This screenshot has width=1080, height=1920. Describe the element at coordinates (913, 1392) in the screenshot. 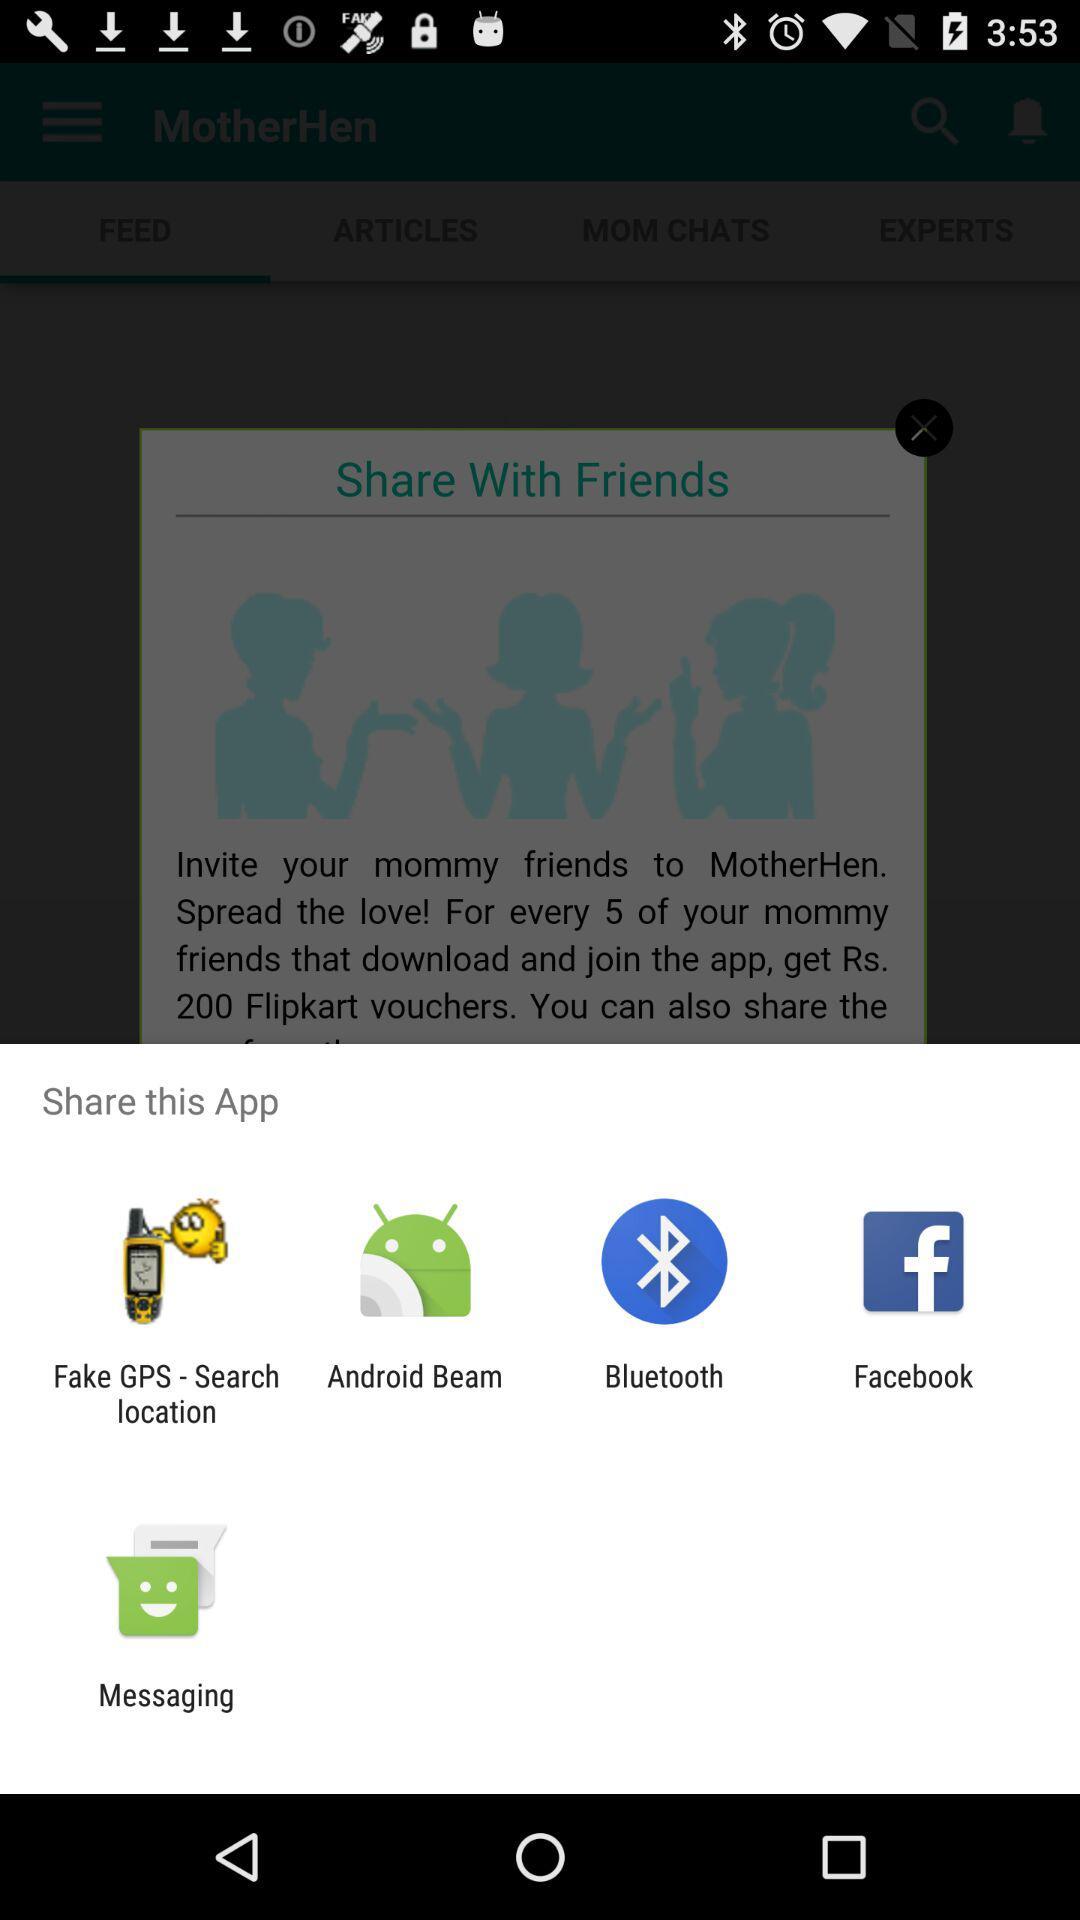

I see `the facebook app` at that location.